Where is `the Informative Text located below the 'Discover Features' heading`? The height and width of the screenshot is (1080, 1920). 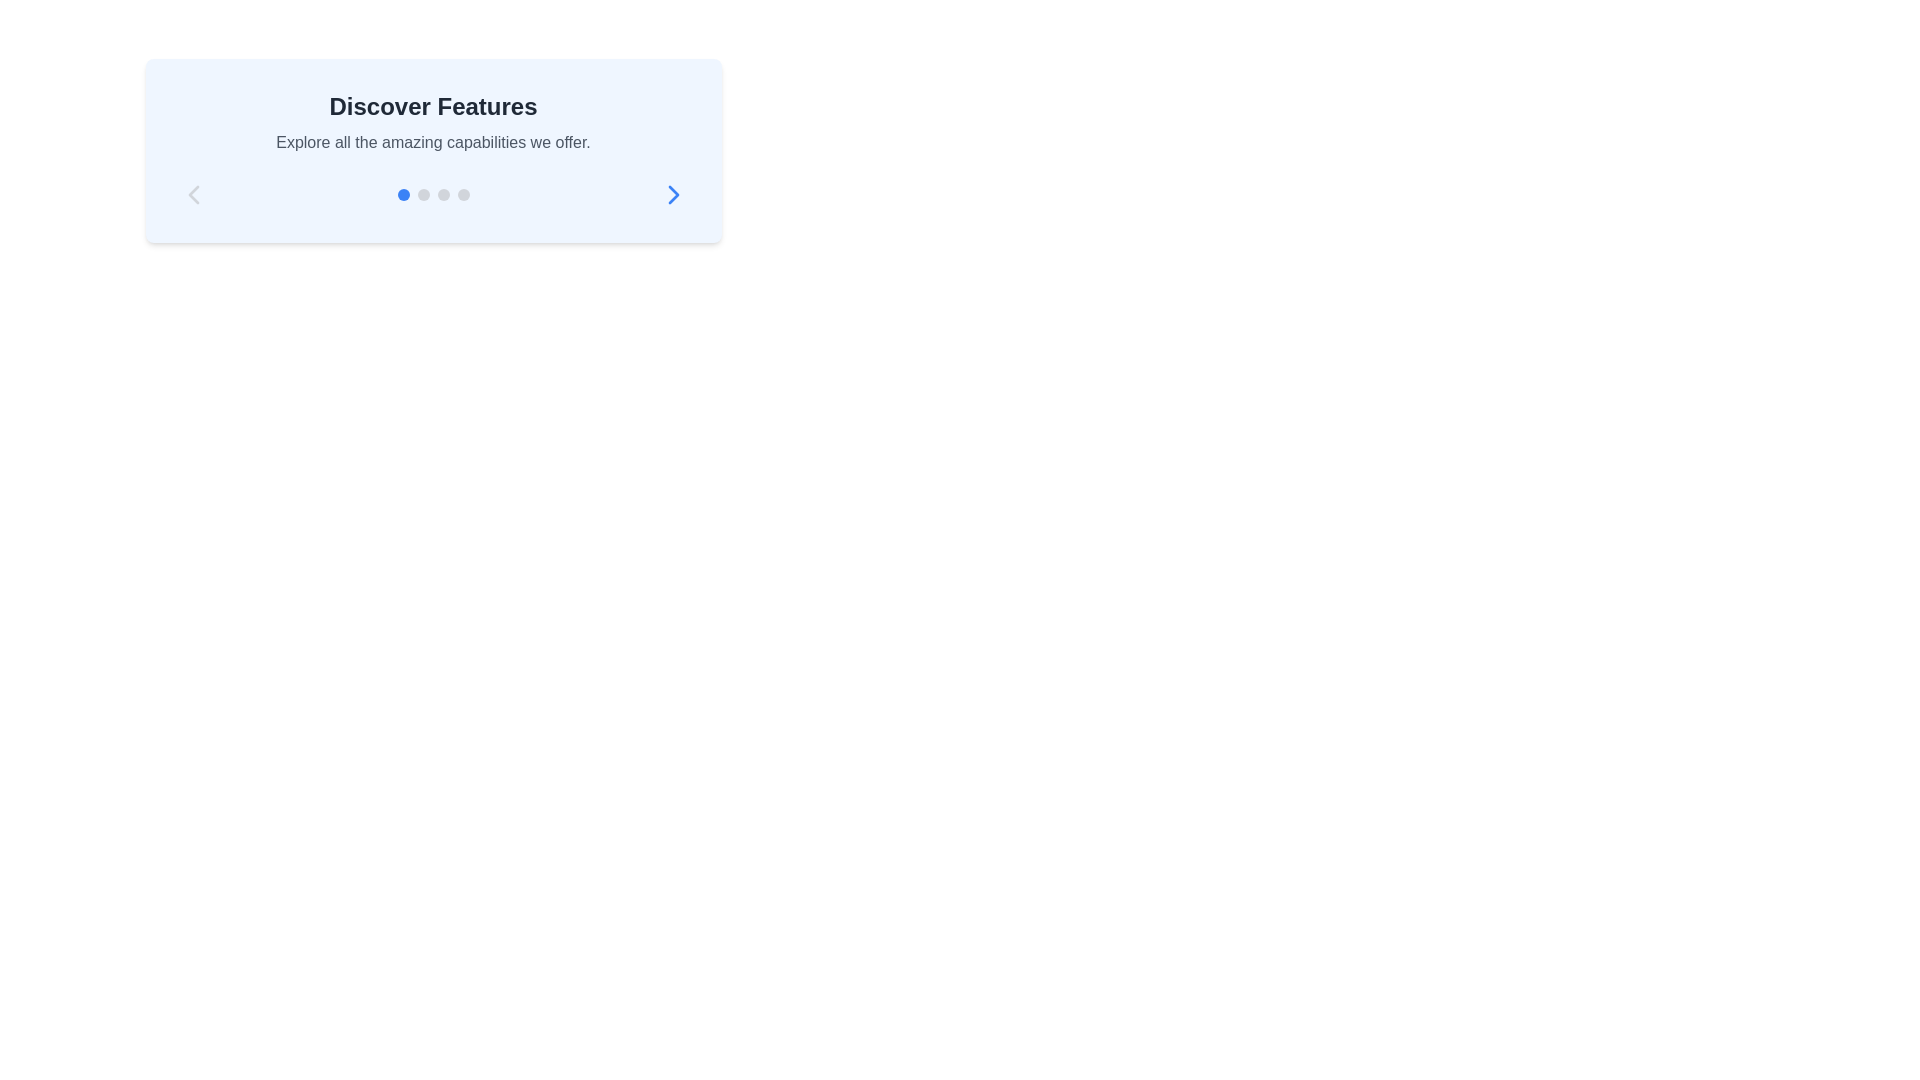
the Informative Text located below the 'Discover Features' heading is located at coordinates (432, 141).